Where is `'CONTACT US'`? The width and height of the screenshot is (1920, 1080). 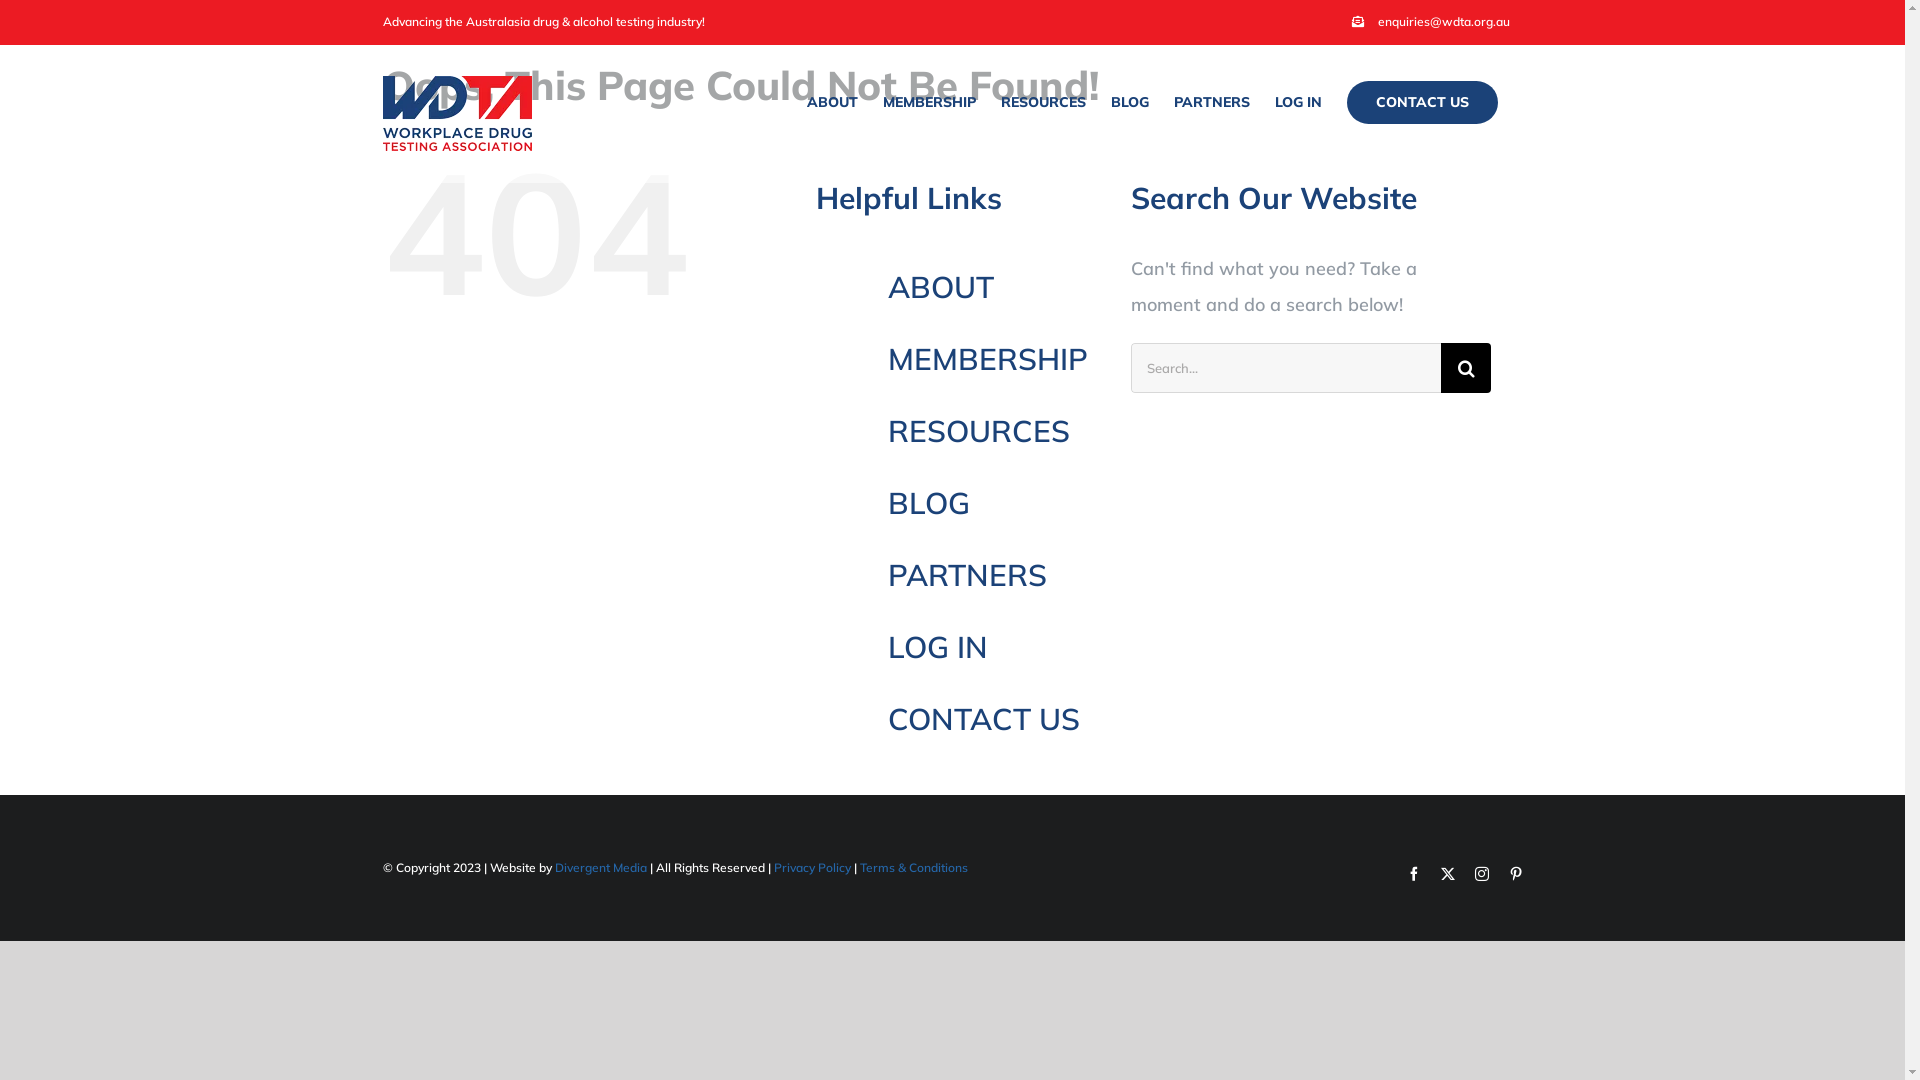
'CONTACT US' is located at coordinates (983, 717).